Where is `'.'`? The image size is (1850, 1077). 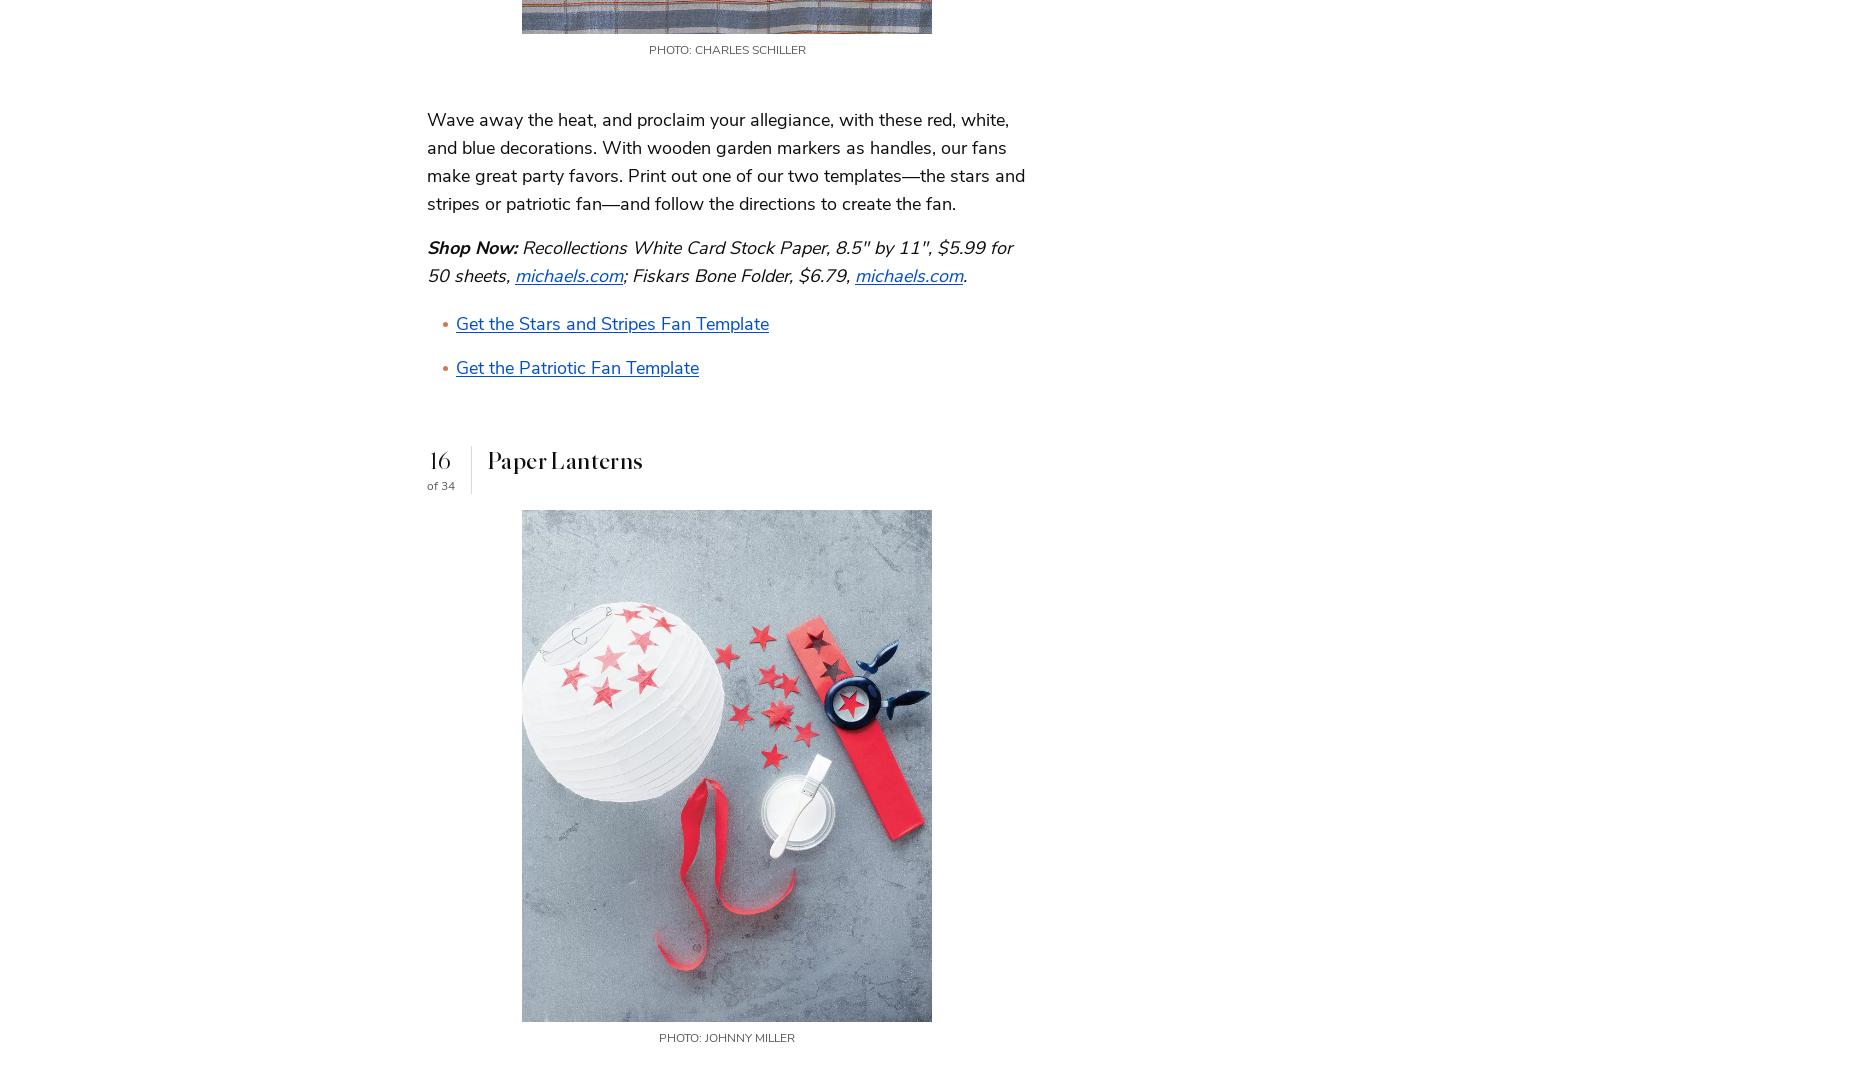
'.' is located at coordinates (961, 273).